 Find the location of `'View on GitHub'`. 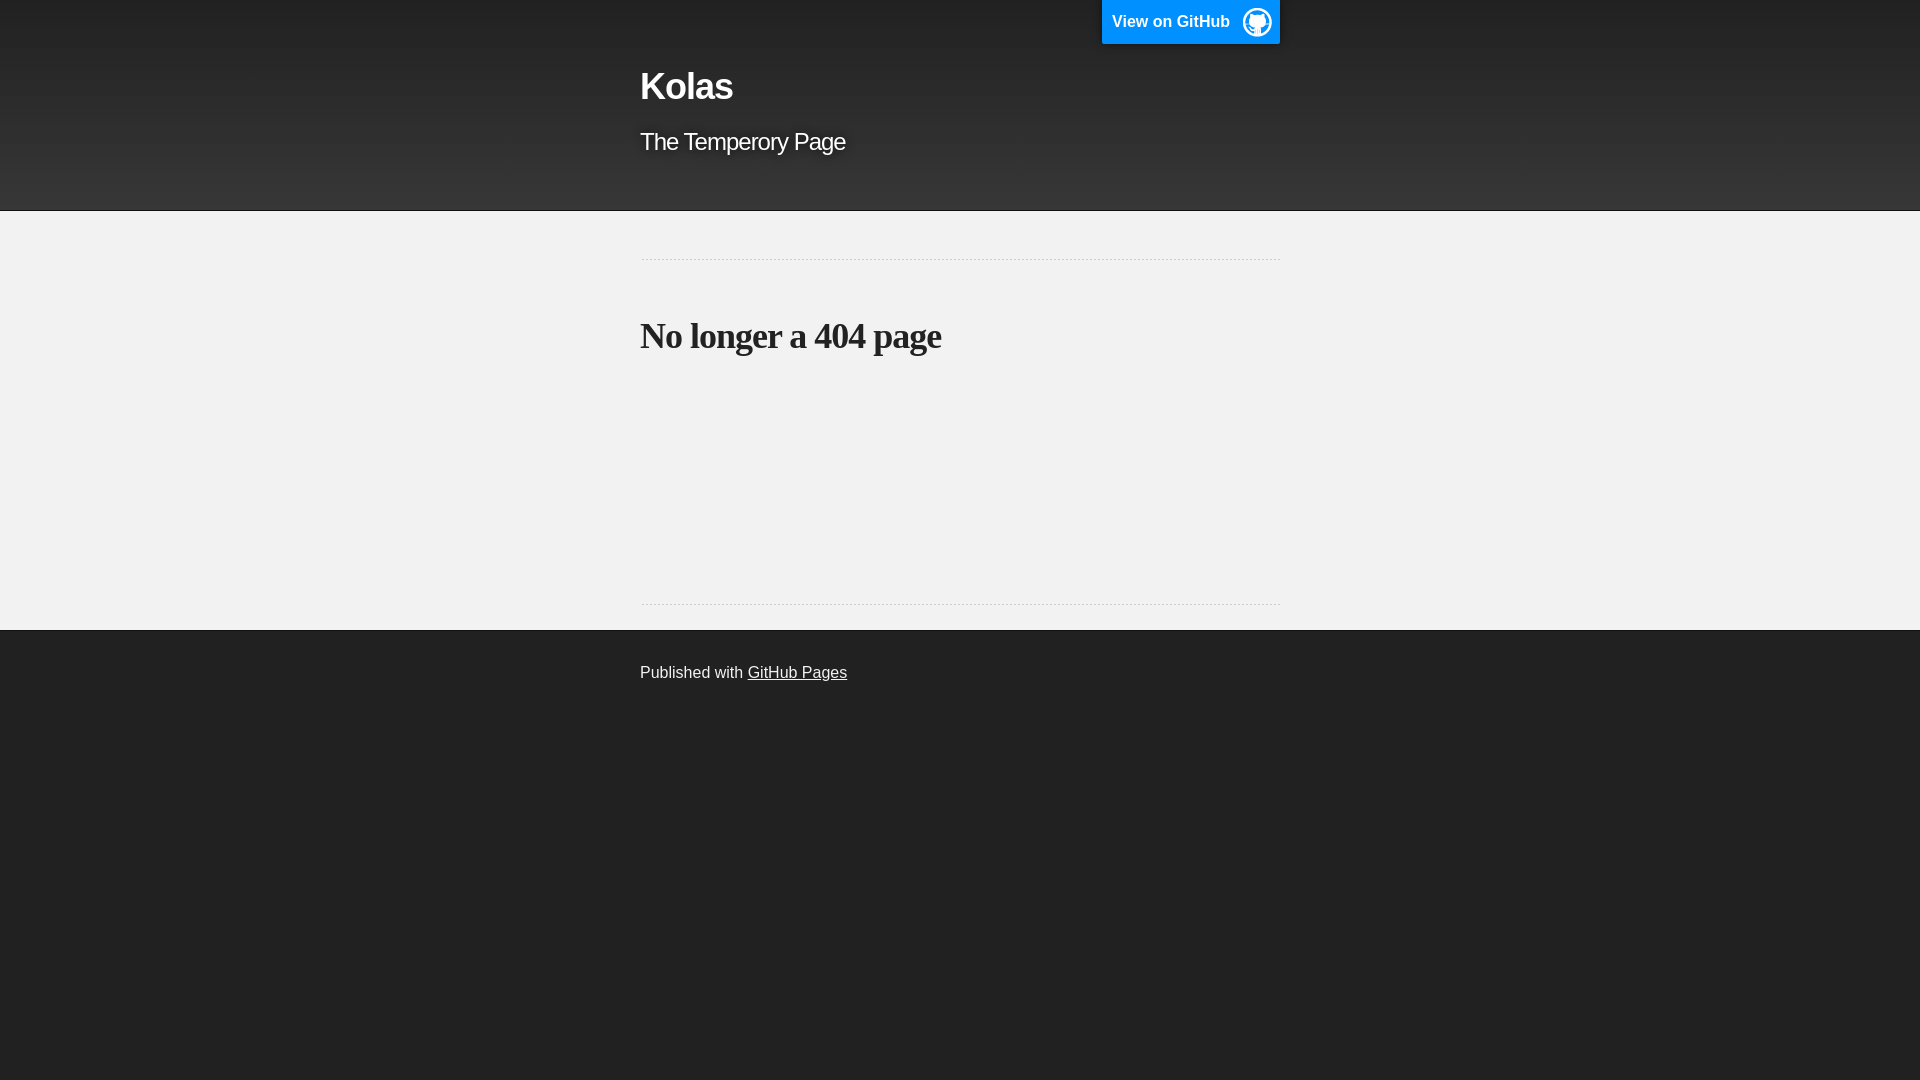

'View on GitHub' is located at coordinates (1101, 22).